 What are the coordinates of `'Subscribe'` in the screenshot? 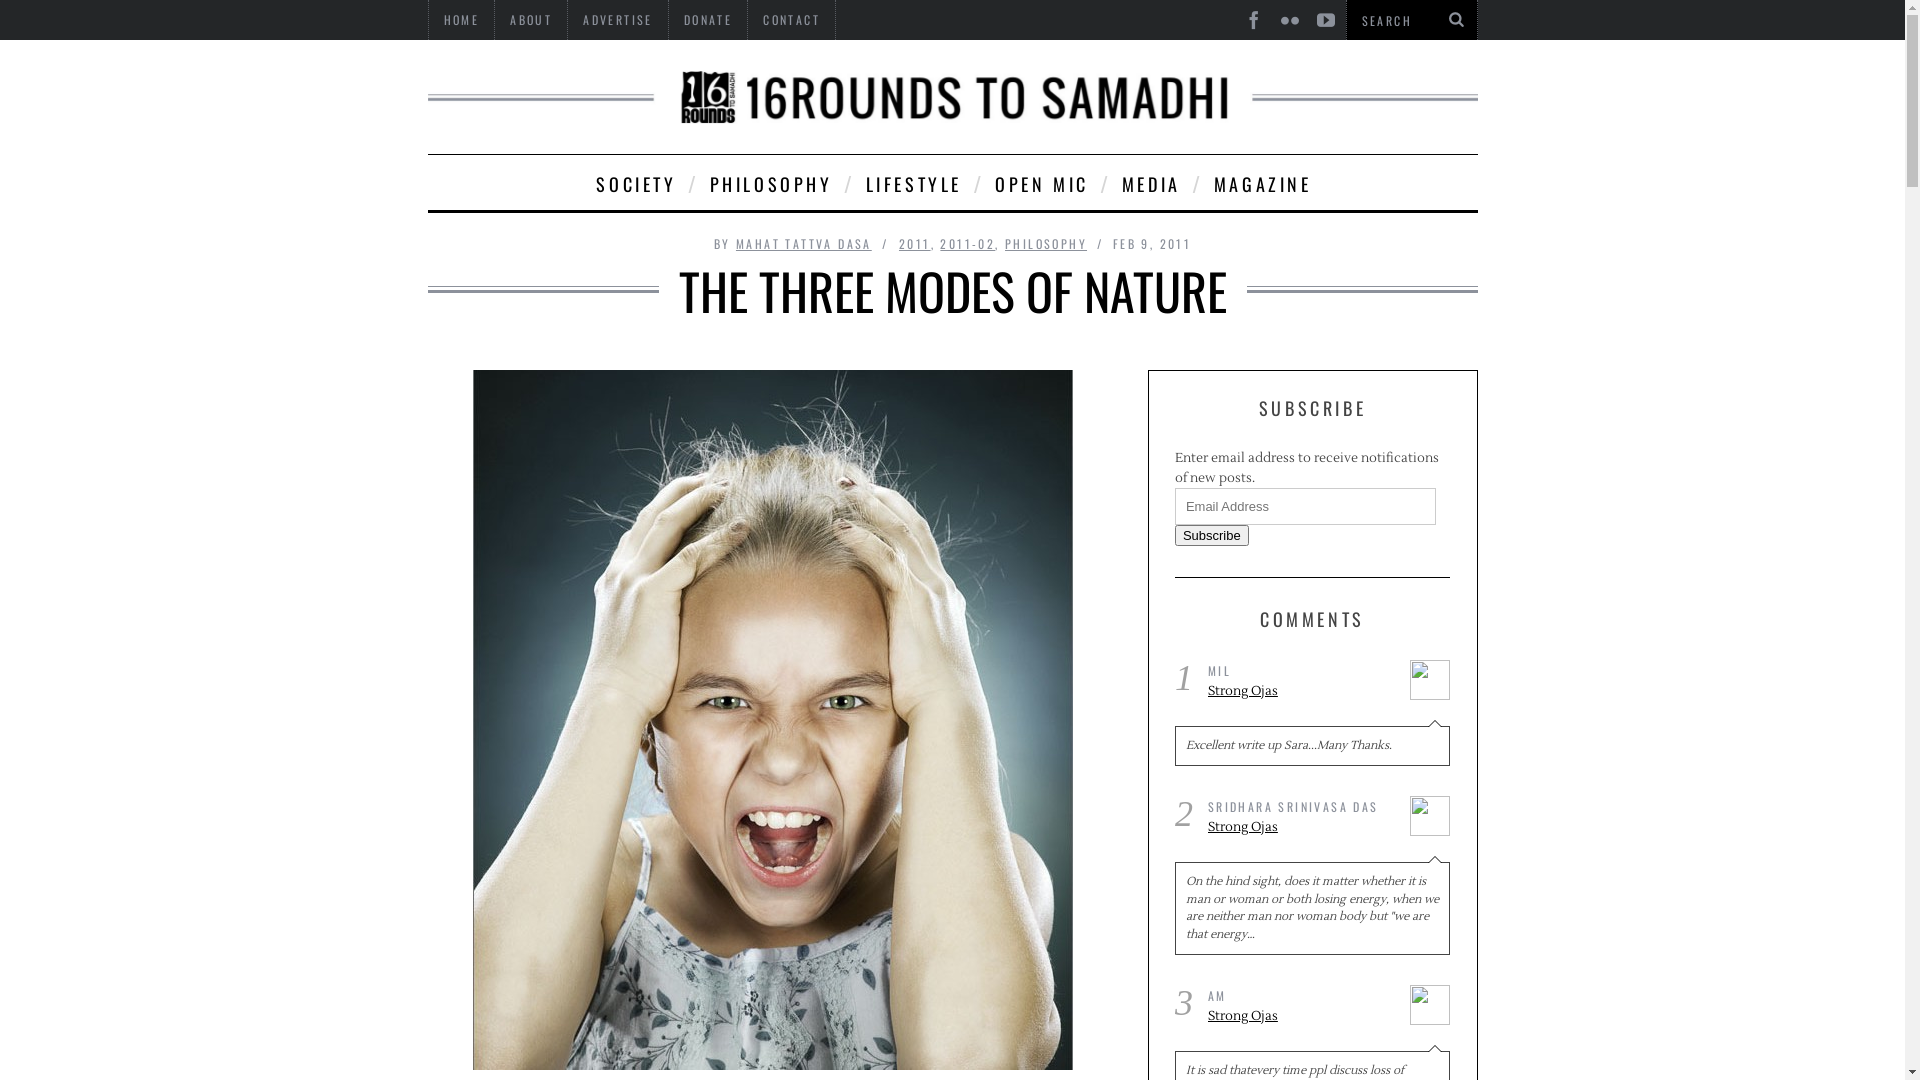 It's located at (1210, 534).